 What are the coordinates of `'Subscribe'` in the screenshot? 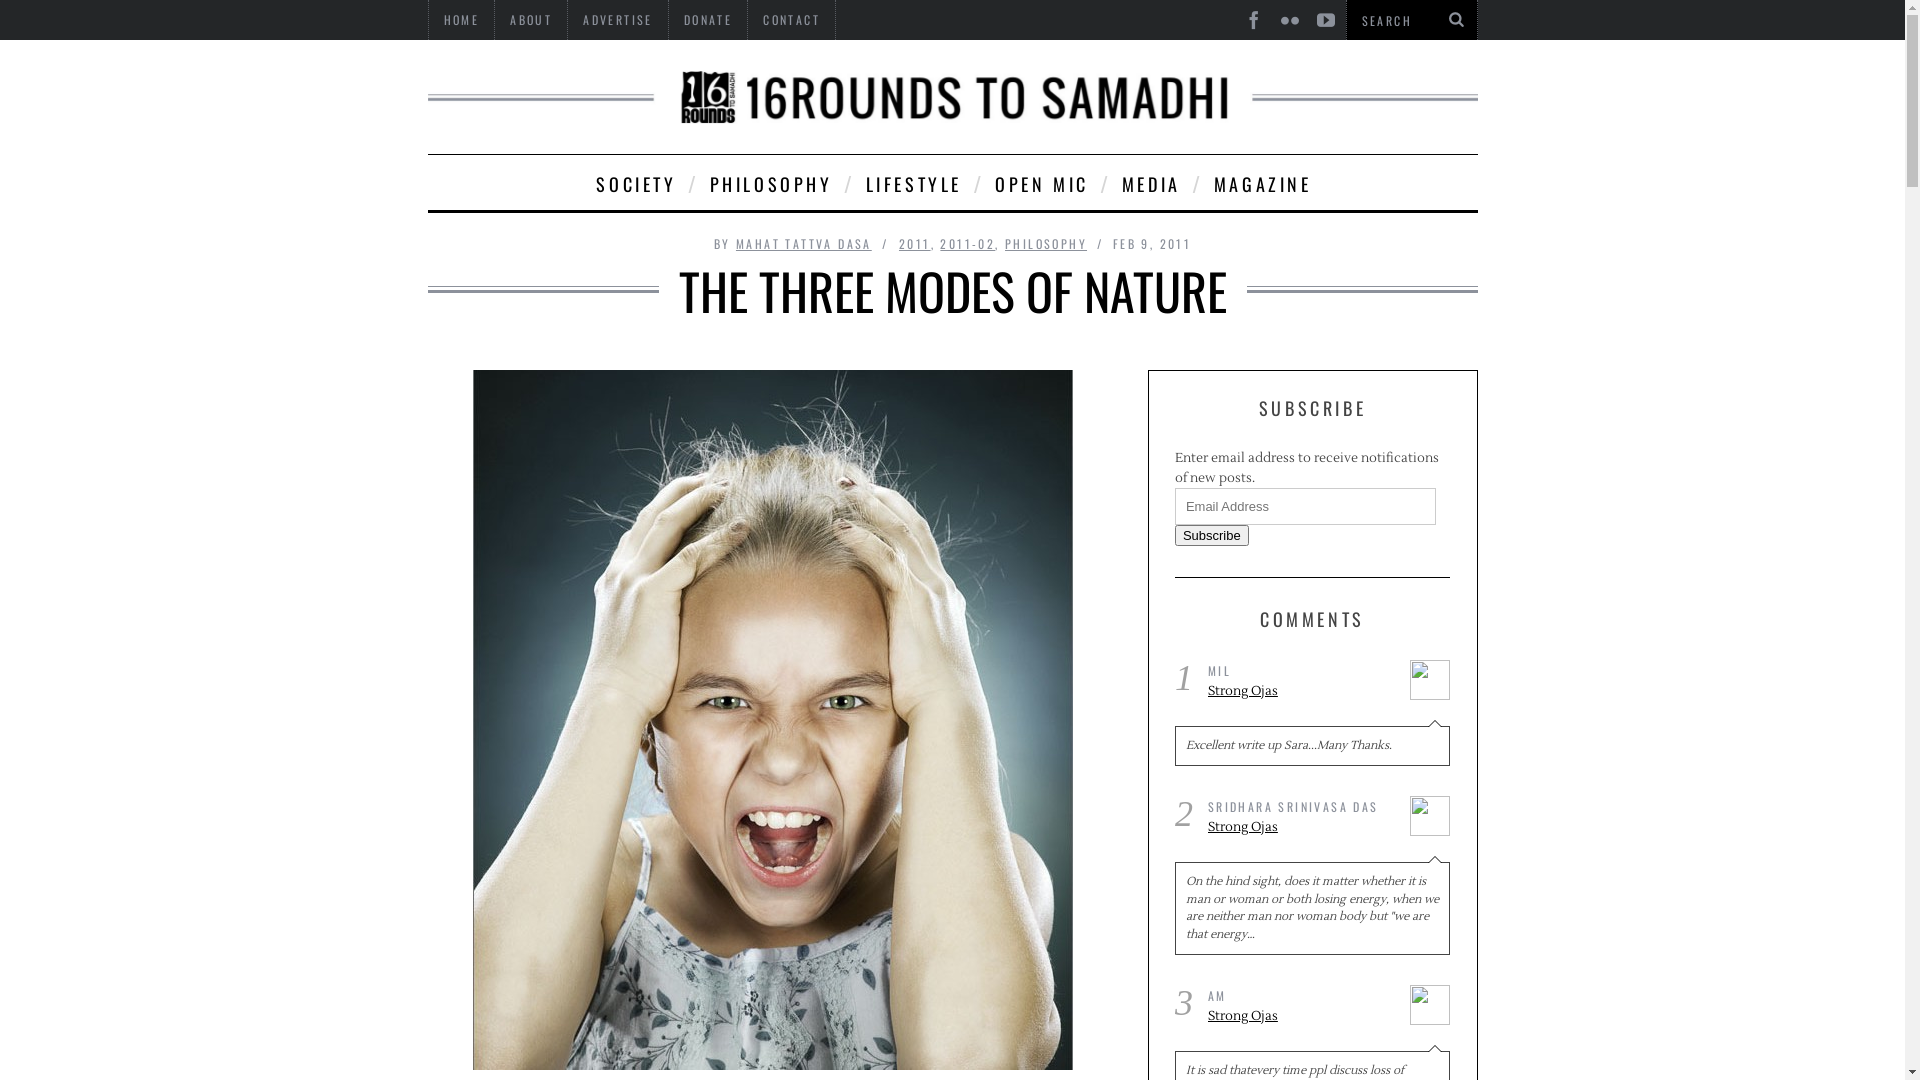 It's located at (1210, 534).